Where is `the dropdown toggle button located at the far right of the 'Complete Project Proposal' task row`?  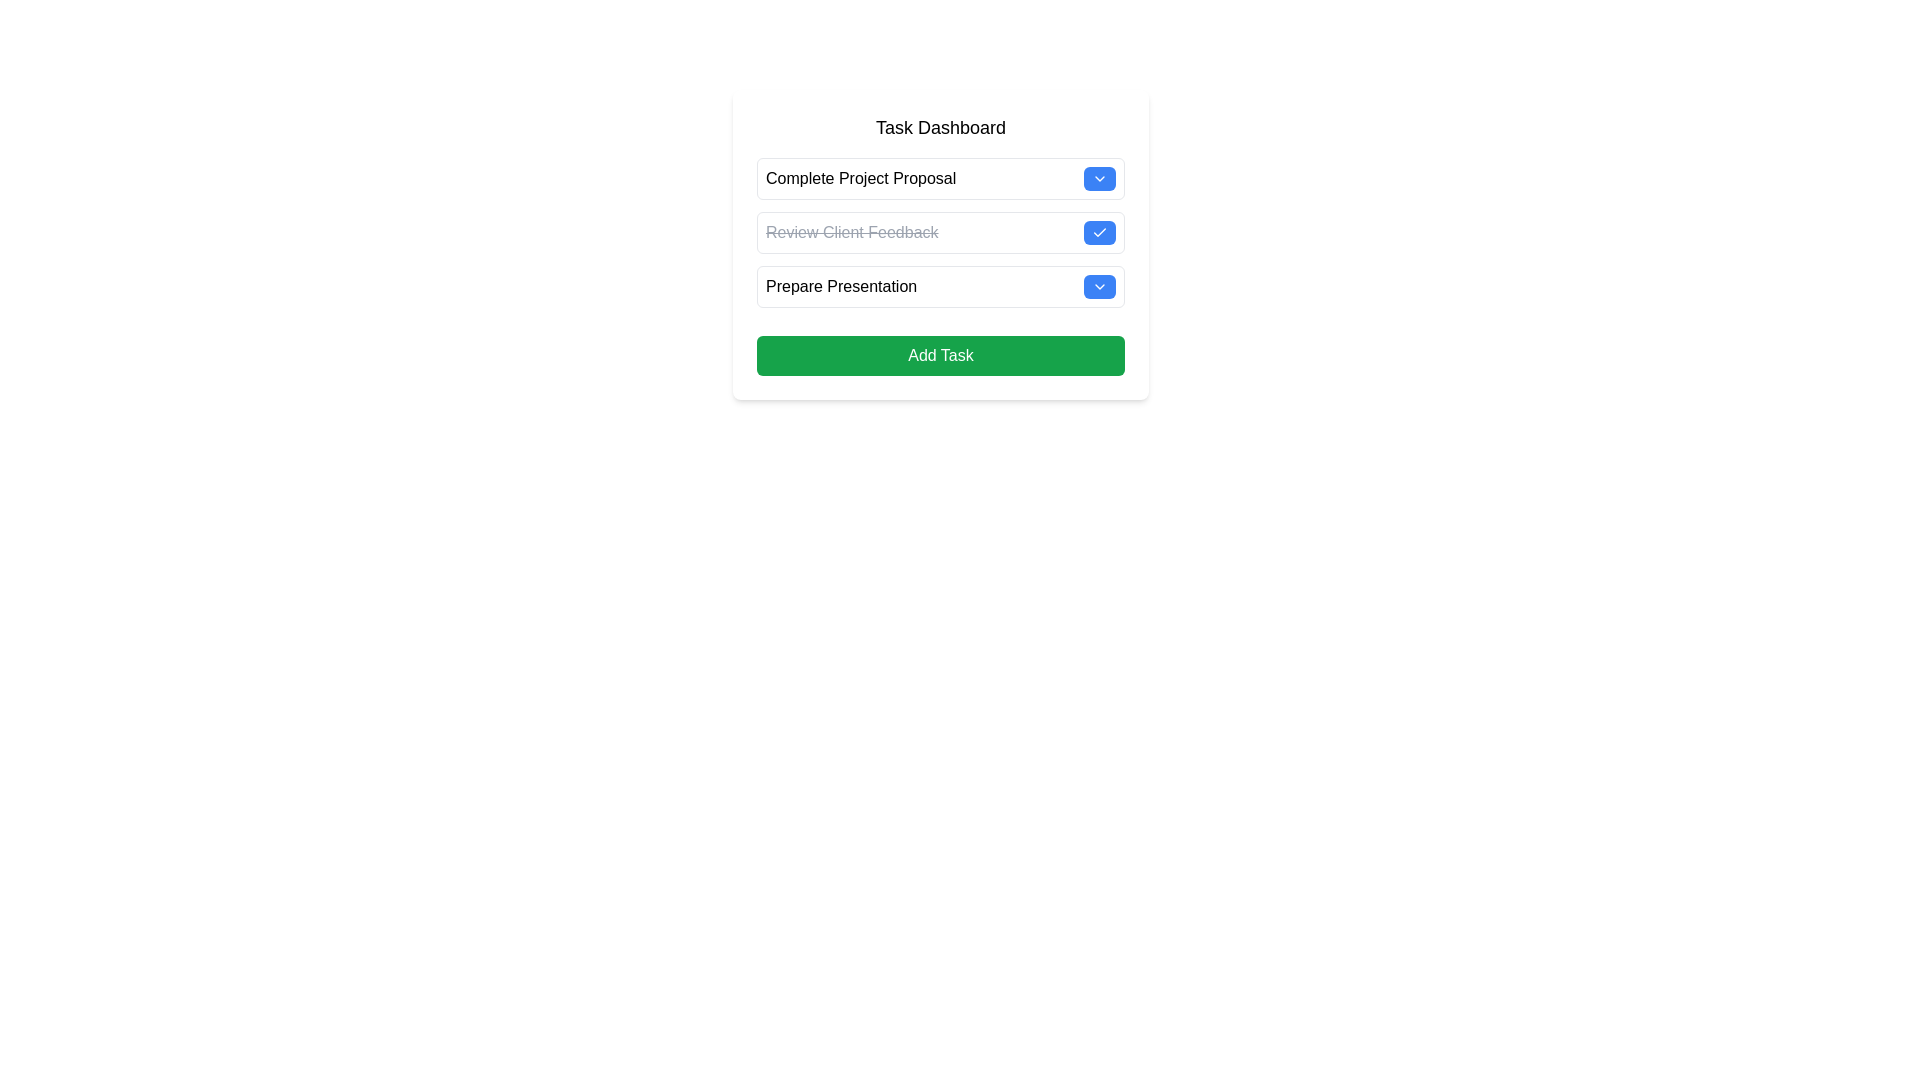
the dropdown toggle button located at the far right of the 'Complete Project Proposal' task row is located at coordinates (1098, 177).